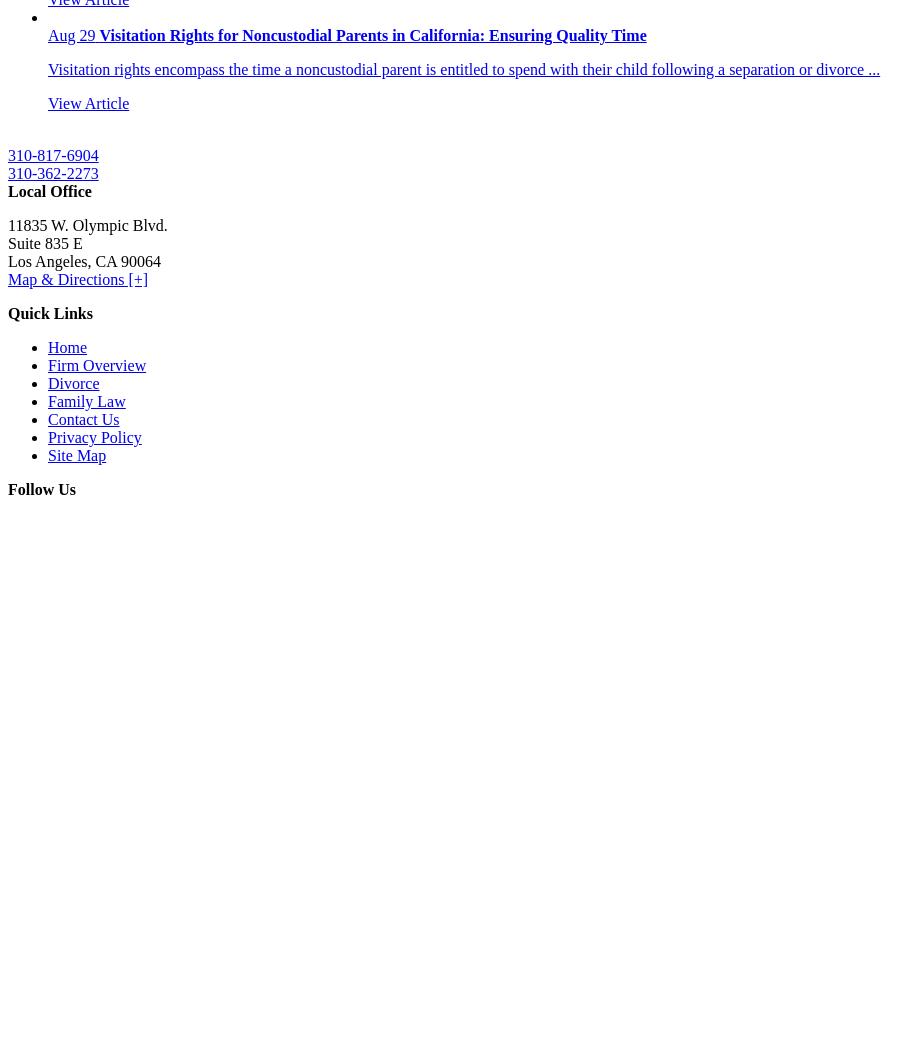 The width and height of the screenshot is (900, 1059). Describe the element at coordinates (46, 382) in the screenshot. I see `'Divorce'` at that location.